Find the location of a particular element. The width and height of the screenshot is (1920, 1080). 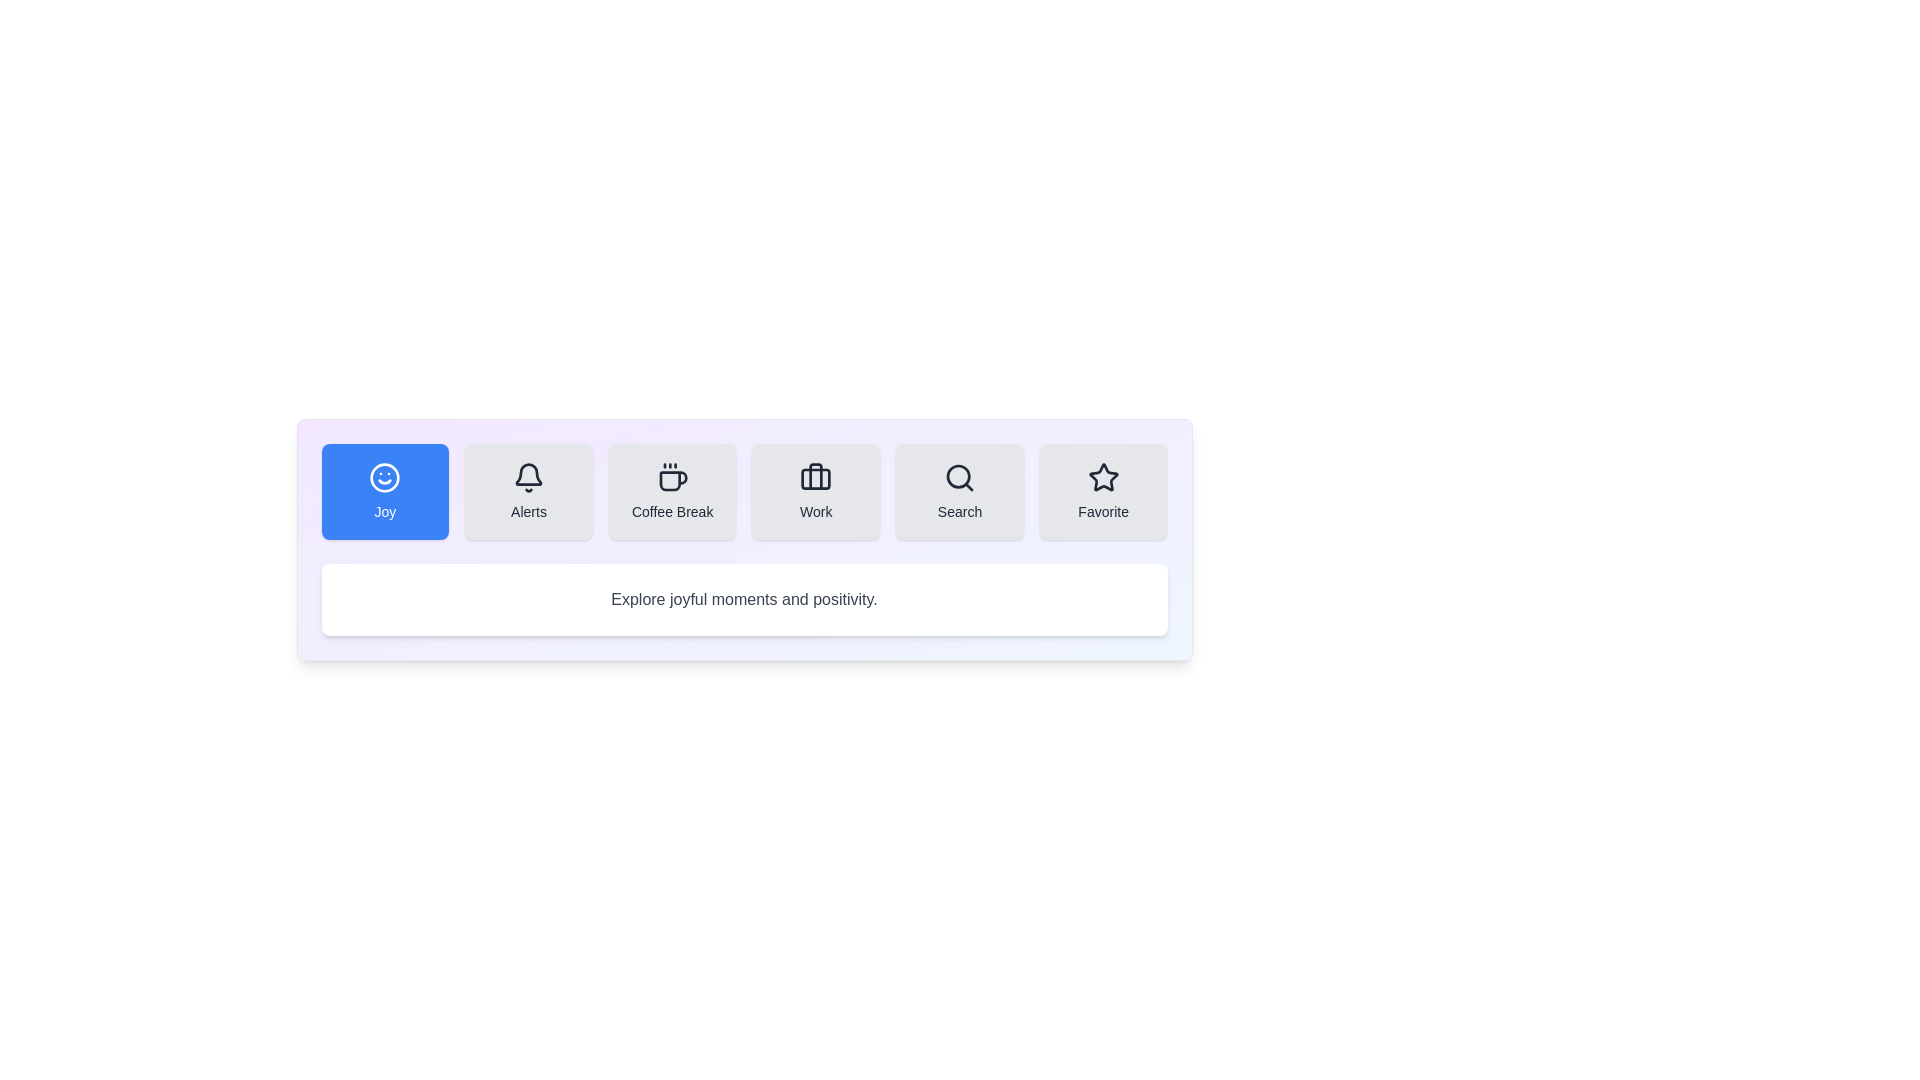

the tab labeled Favorite to observe the hover effect is located at coordinates (1103, 492).